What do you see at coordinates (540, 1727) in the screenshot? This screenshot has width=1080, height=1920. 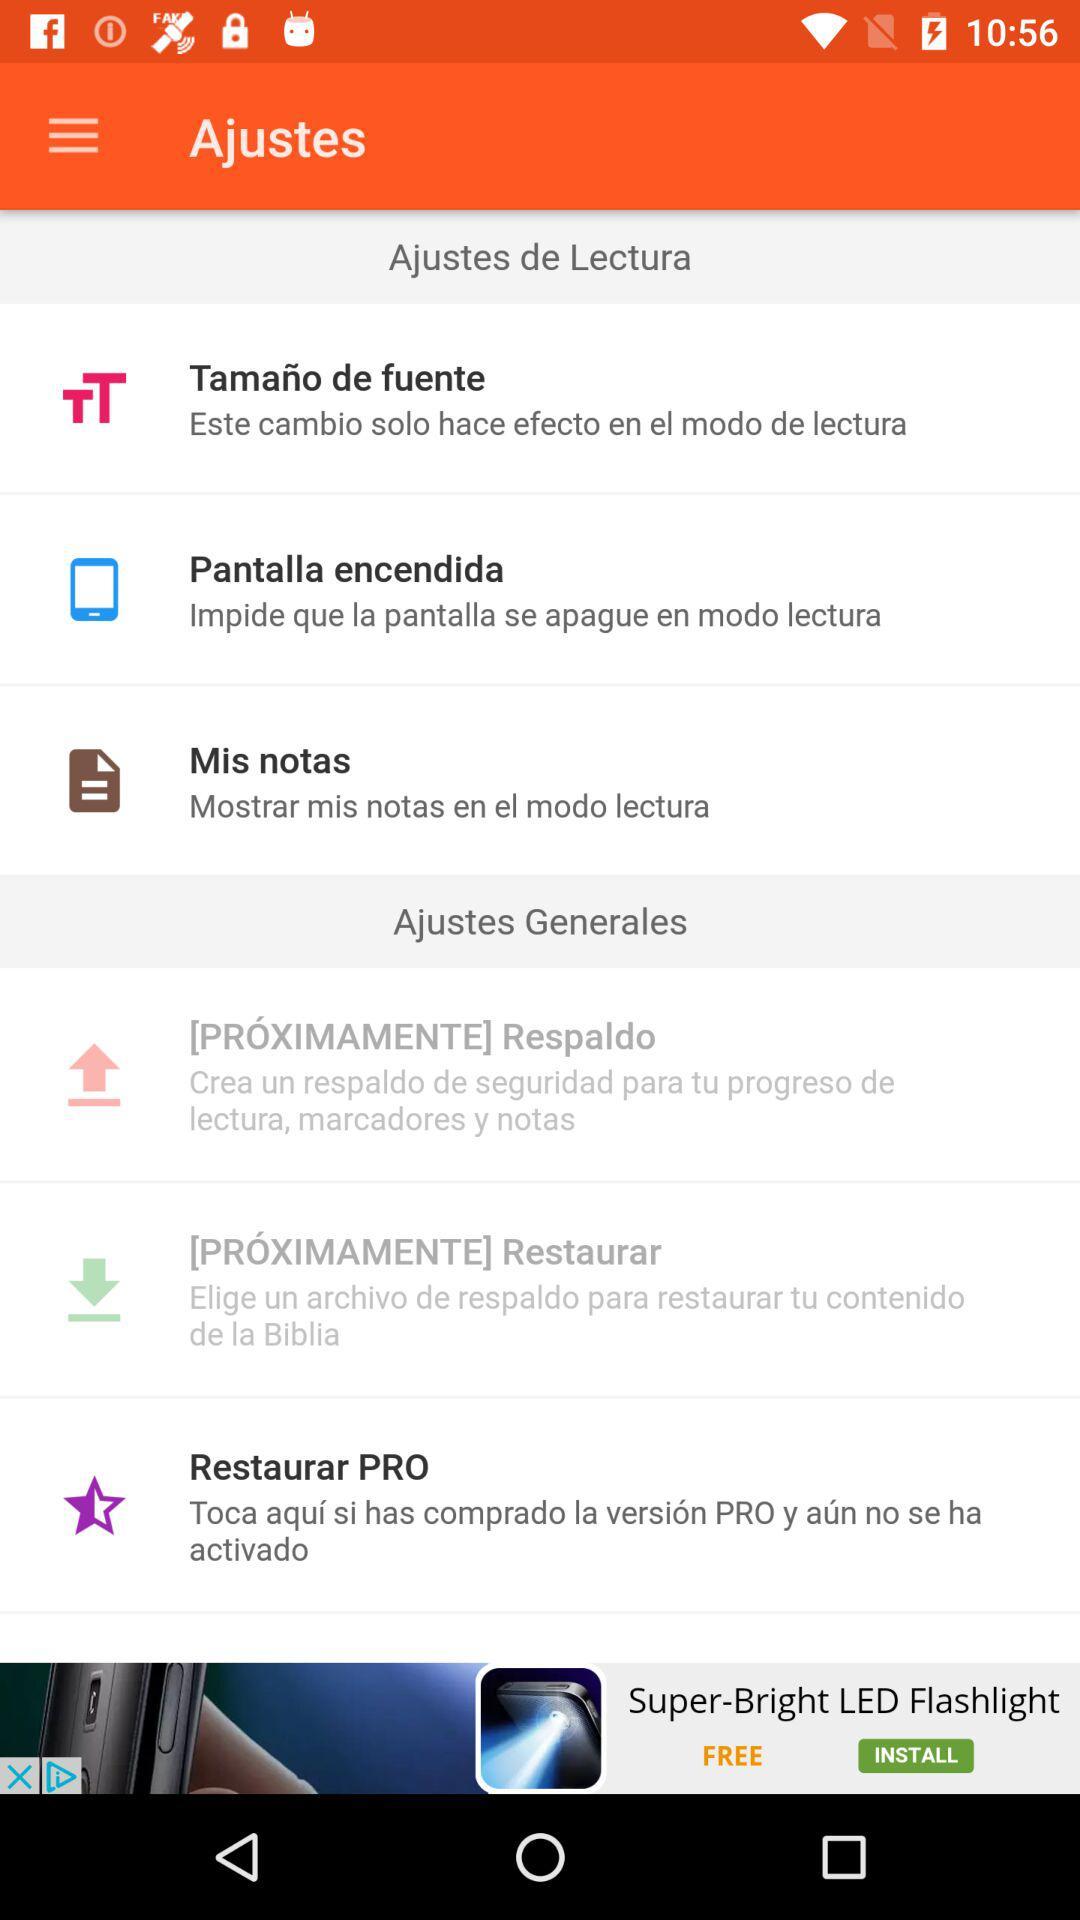 I see `open add` at bounding box center [540, 1727].